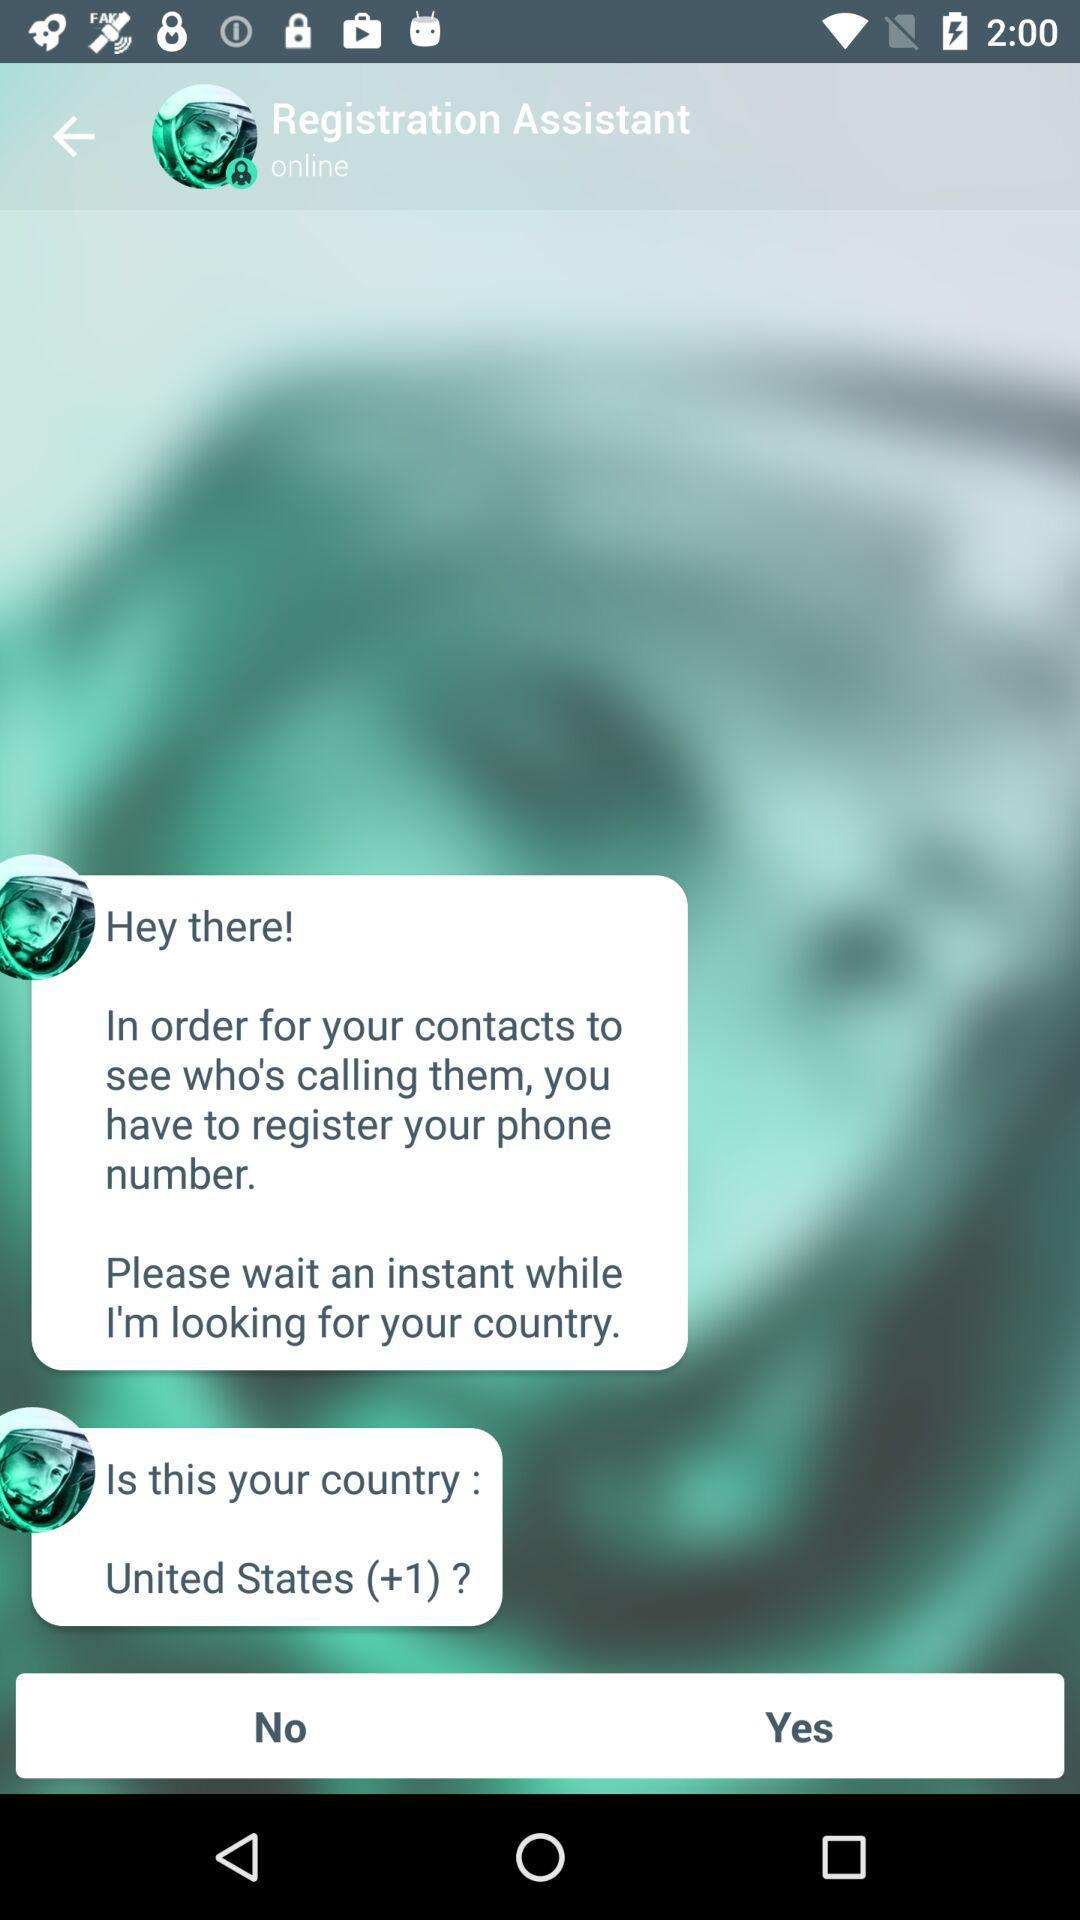 This screenshot has width=1080, height=1920. I want to click on the item to the left of yes icon, so click(280, 1724).